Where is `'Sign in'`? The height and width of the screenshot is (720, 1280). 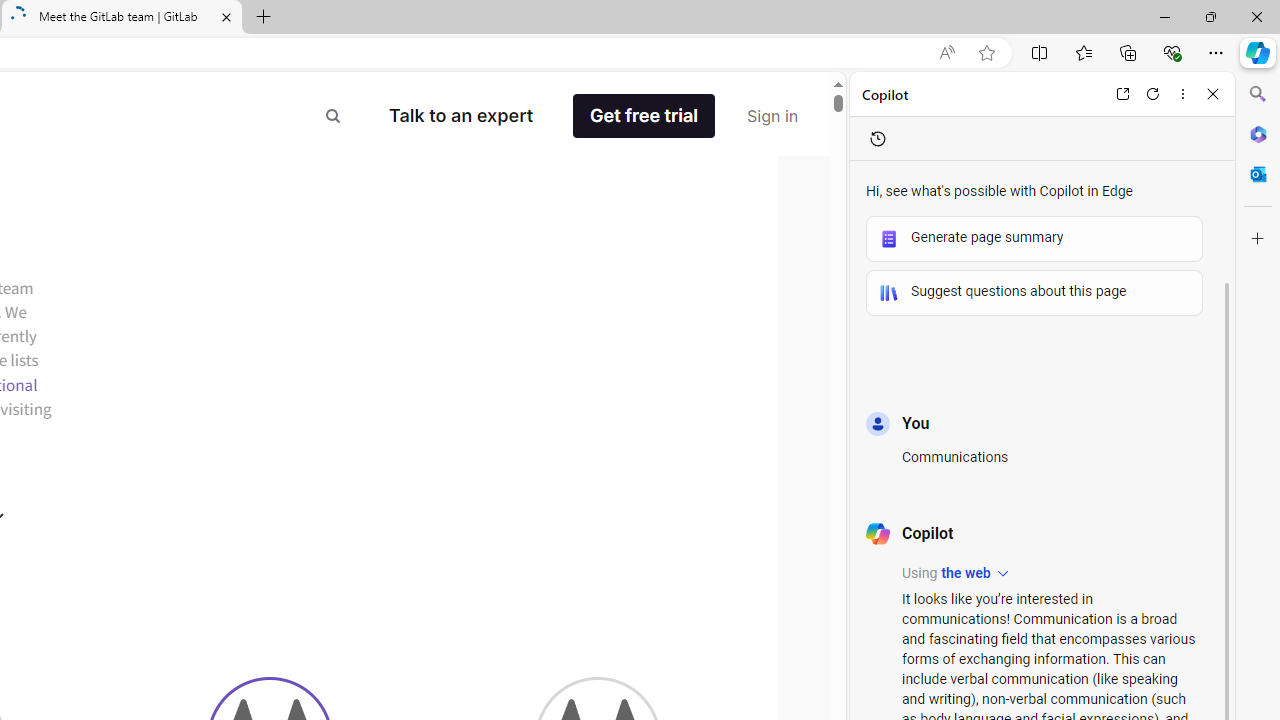 'Sign in' is located at coordinates (771, 115).